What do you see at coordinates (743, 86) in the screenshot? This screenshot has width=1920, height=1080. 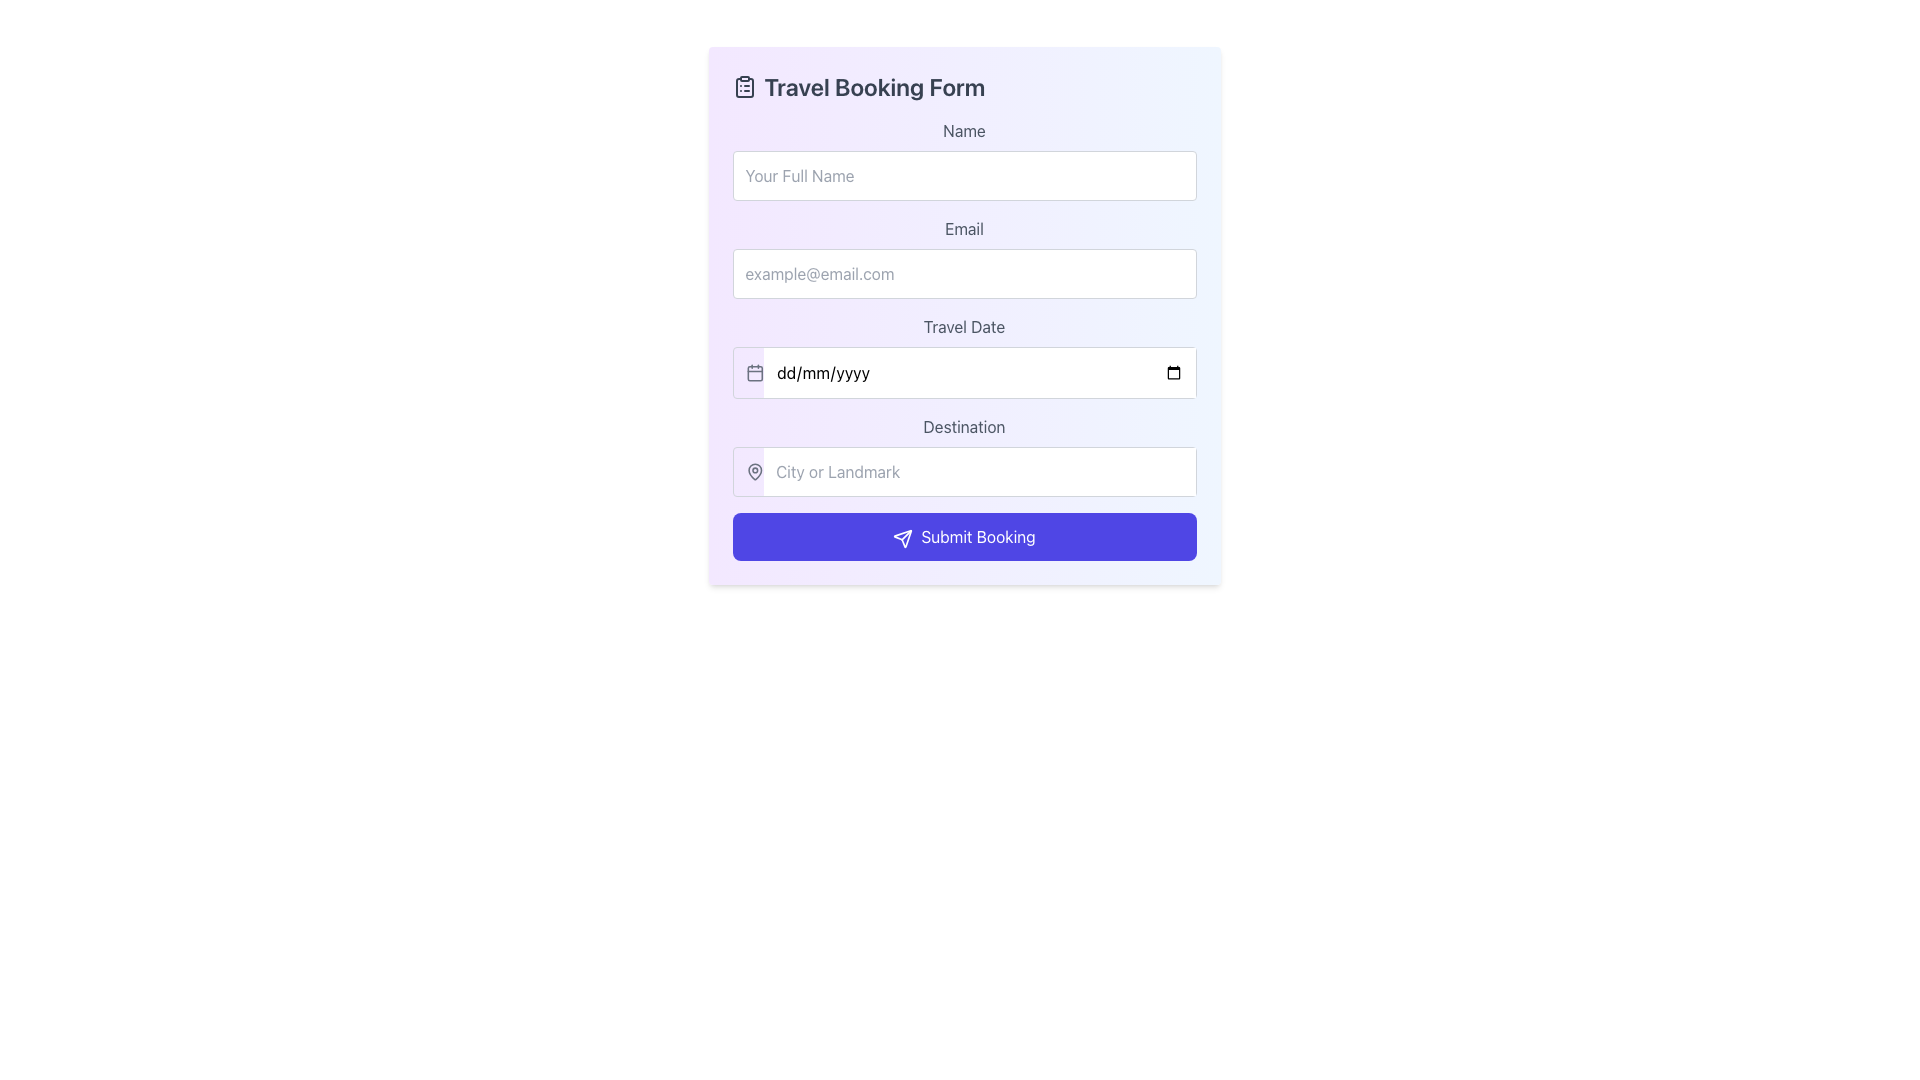 I see `clipboard icon with a list located to the left of the 'Travel Booking Form' text in the header section` at bounding box center [743, 86].